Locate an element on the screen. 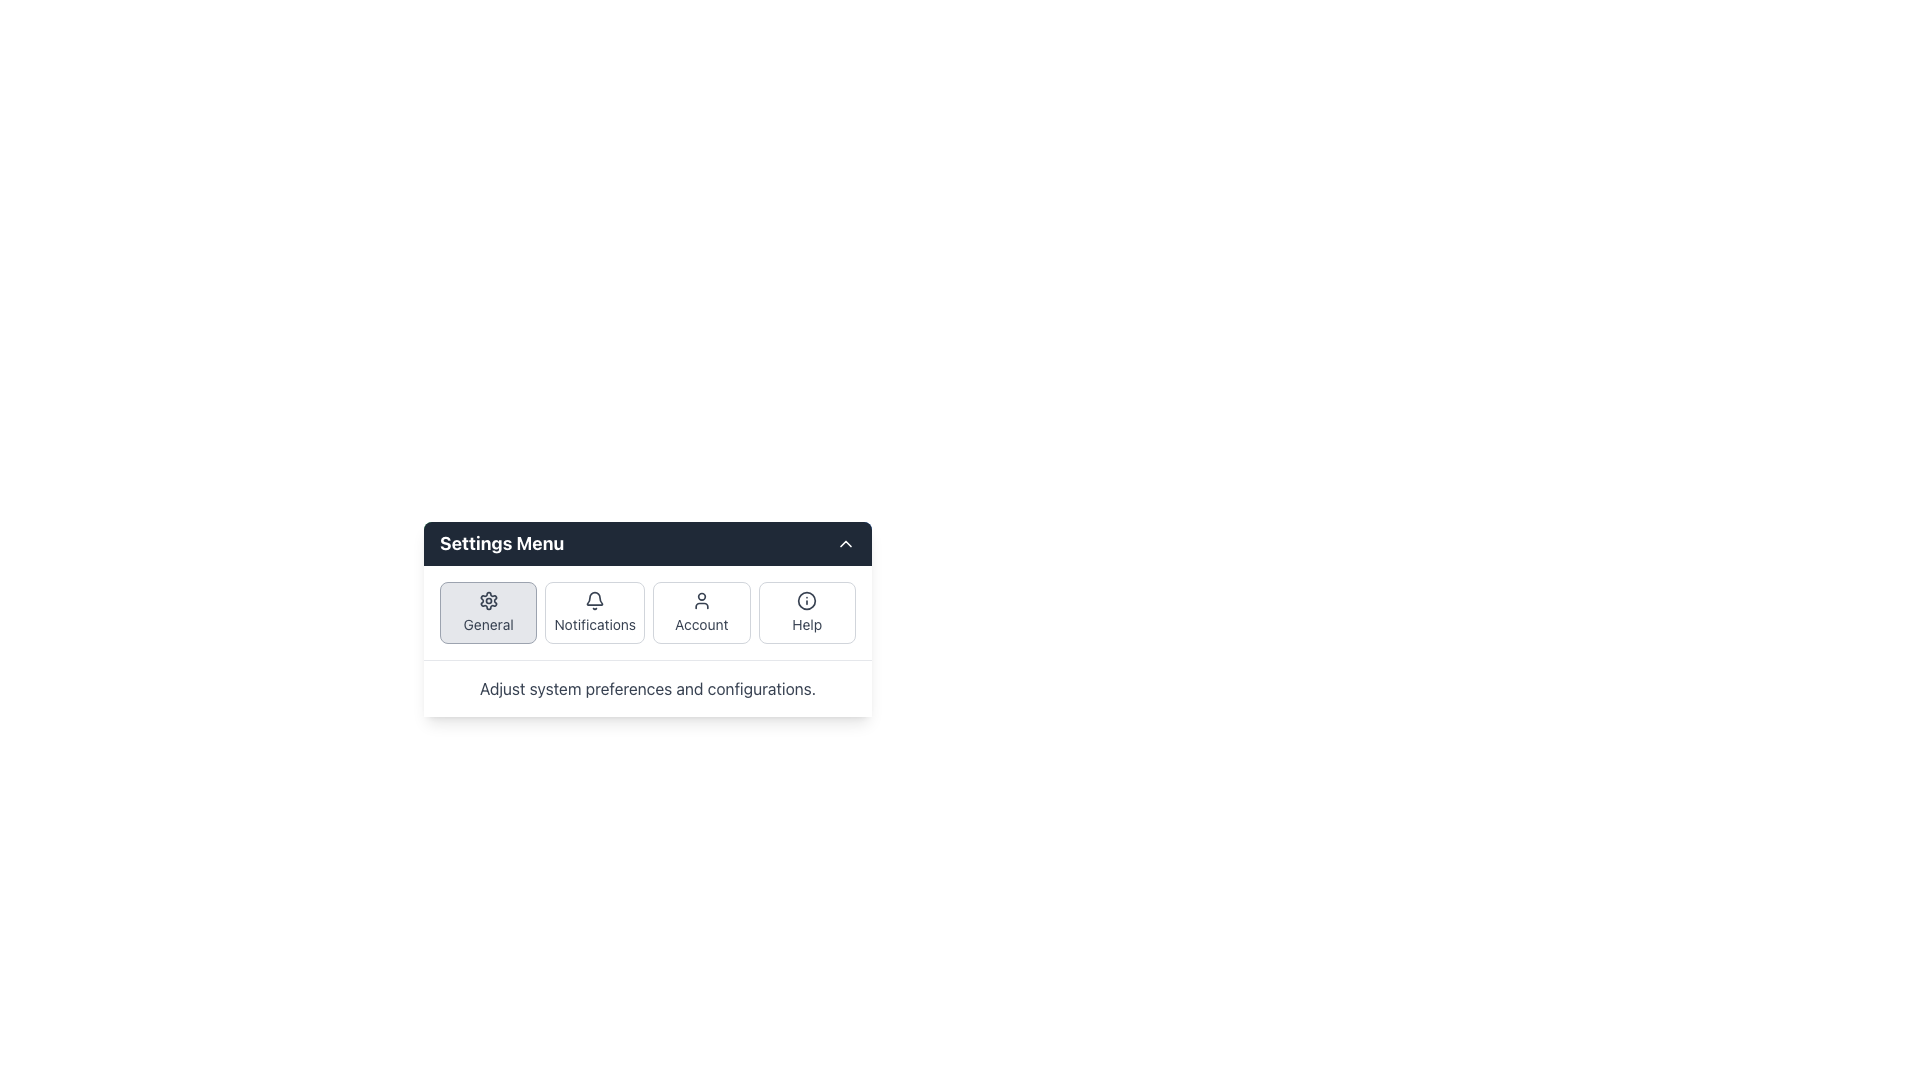 The width and height of the screenshot is (1920, 1080). the bell-shaped notification icon located in the Notifications section of the Settings Menu, which is the second icon from the left and directly above the 'Notifications' label is located at coordinates (594, 597).